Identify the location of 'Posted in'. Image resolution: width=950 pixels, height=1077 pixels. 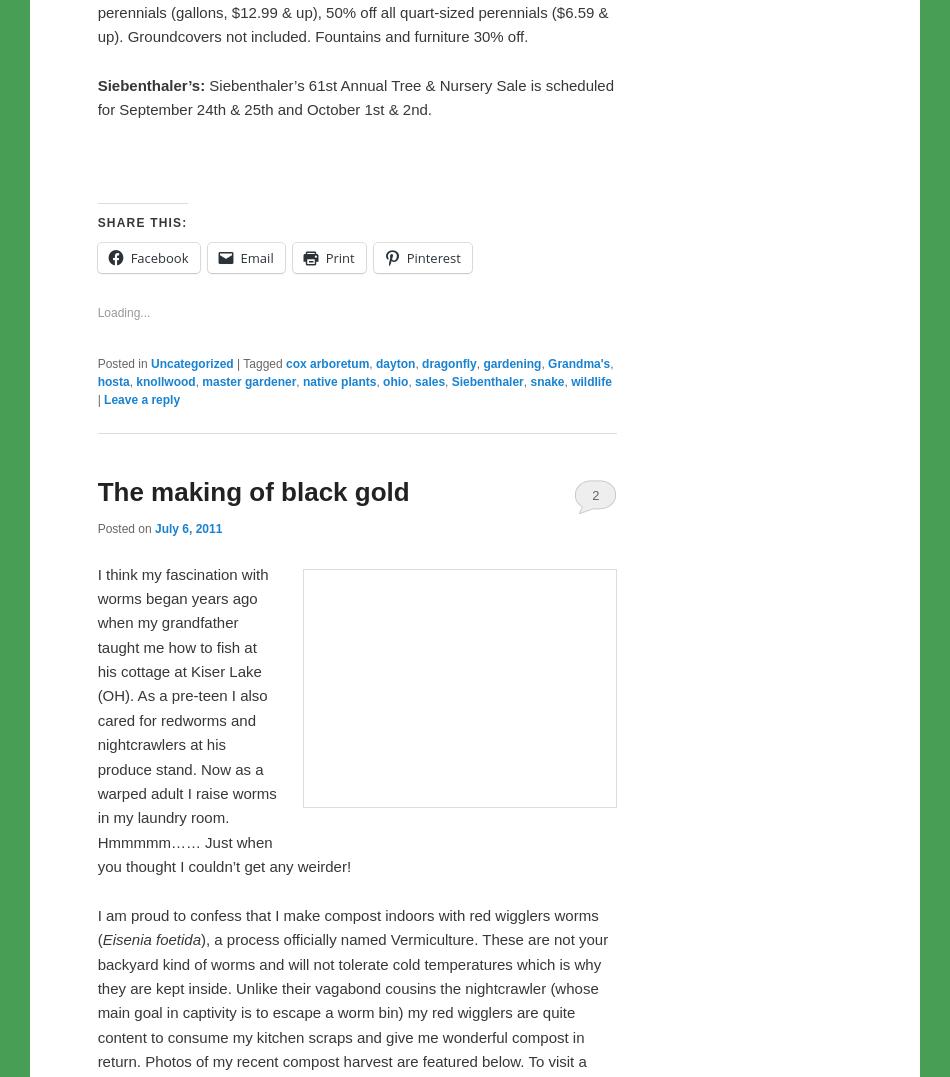
(121, 781).